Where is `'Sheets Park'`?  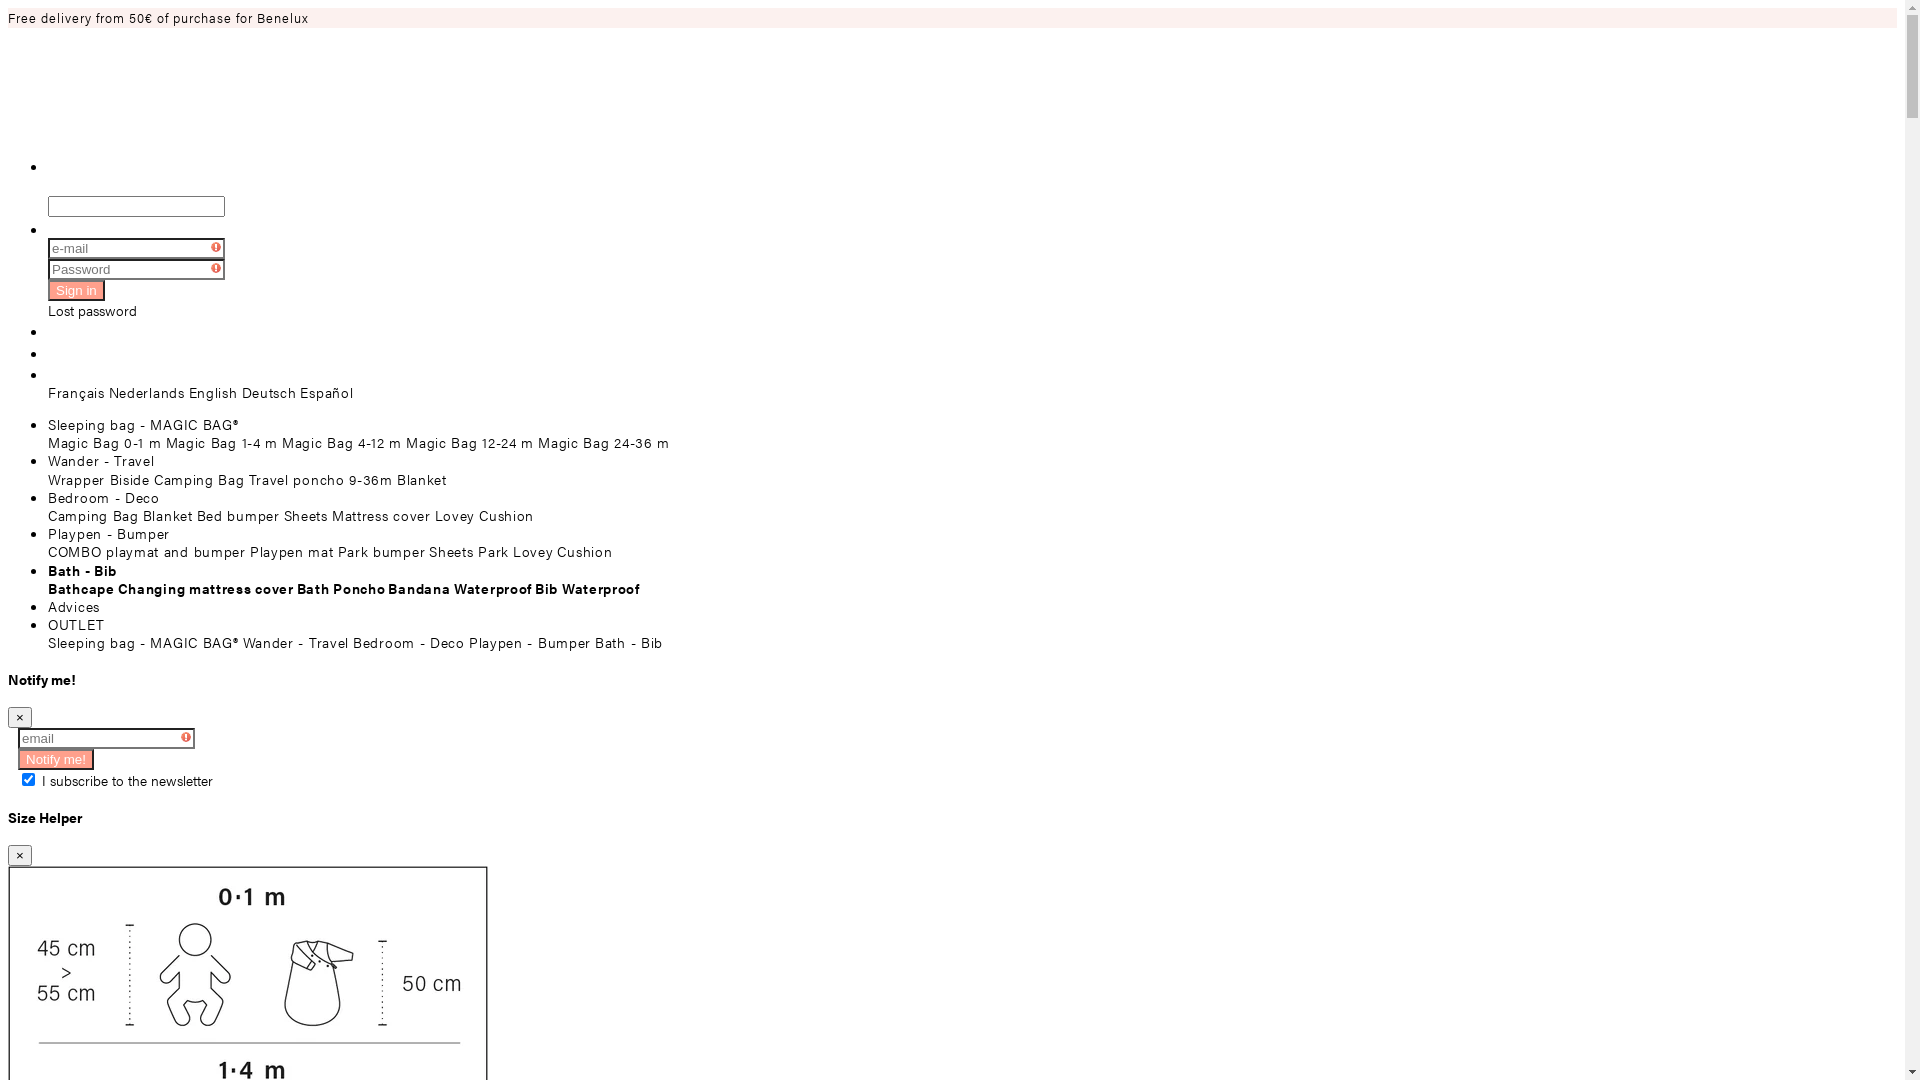 'Sheets Park' is located at coordinates (468, 551).